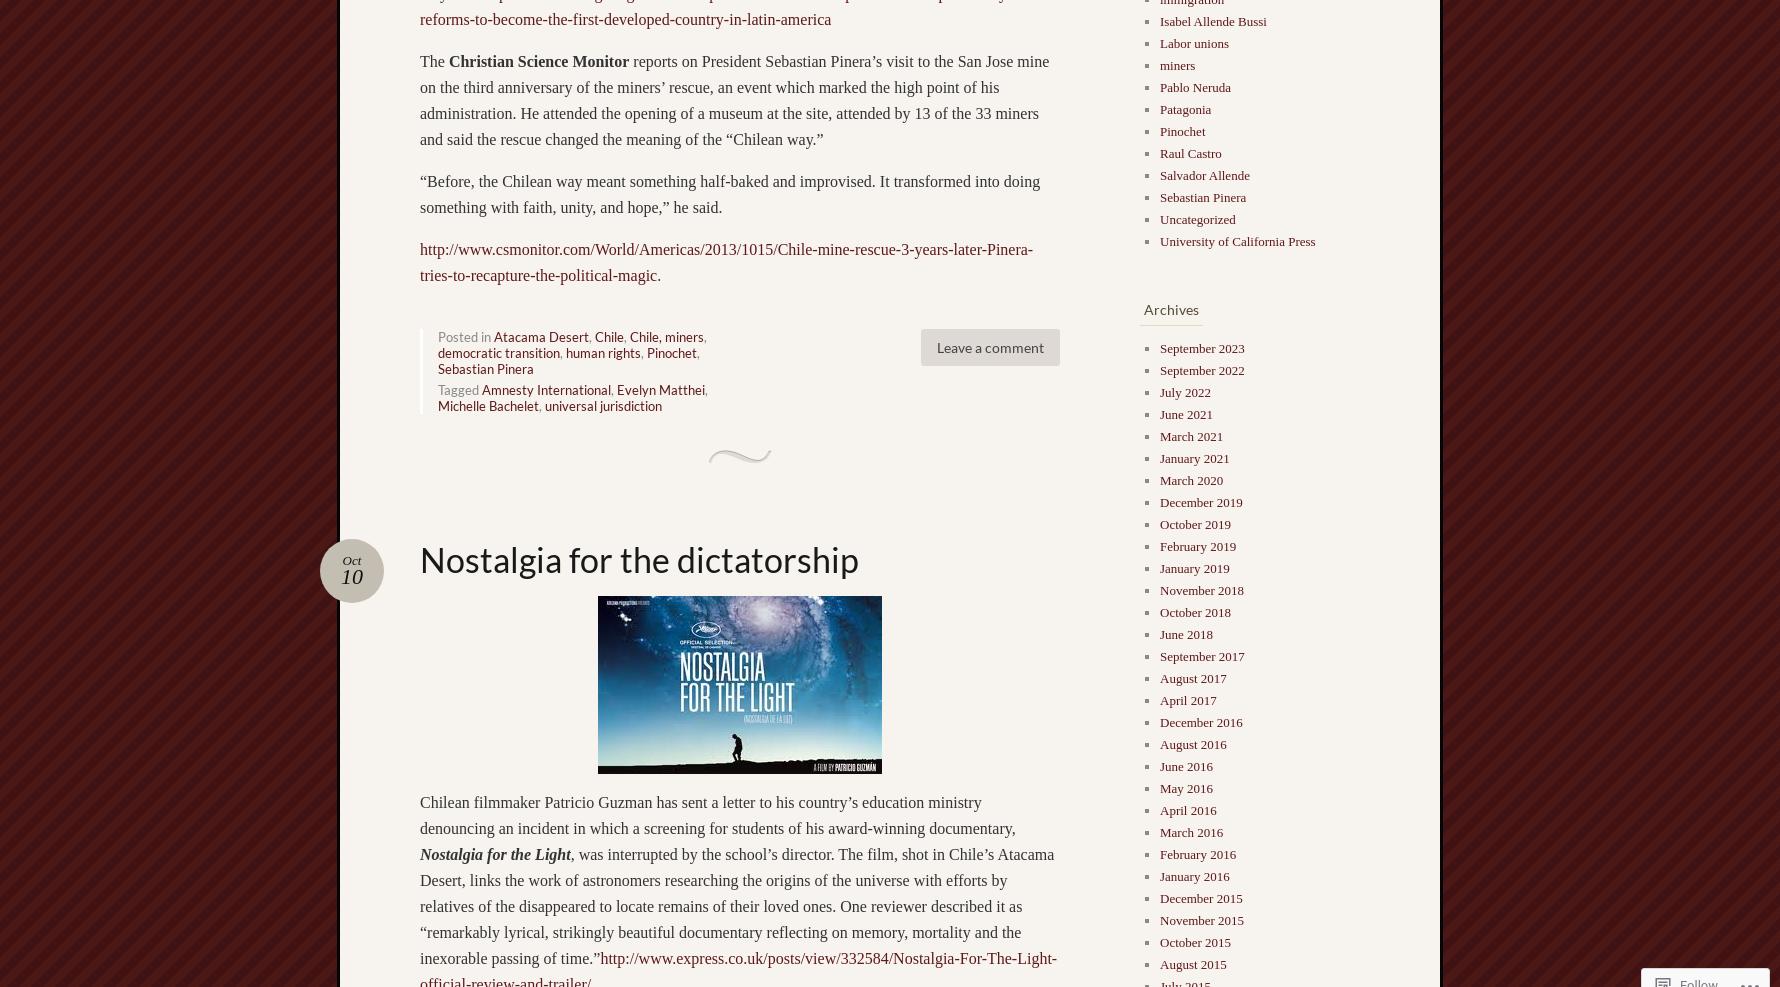 The width and height of the screenshot is (1780, 987). Describe the element at coordinates (725, 261) in the screenshot. I see `'http://www.csmonitor.com/World/Americas/2013/1015/Chile-mine-rescue-3-years-later-Pinera-tries-to-recapture-the-political-magic'` at that location.